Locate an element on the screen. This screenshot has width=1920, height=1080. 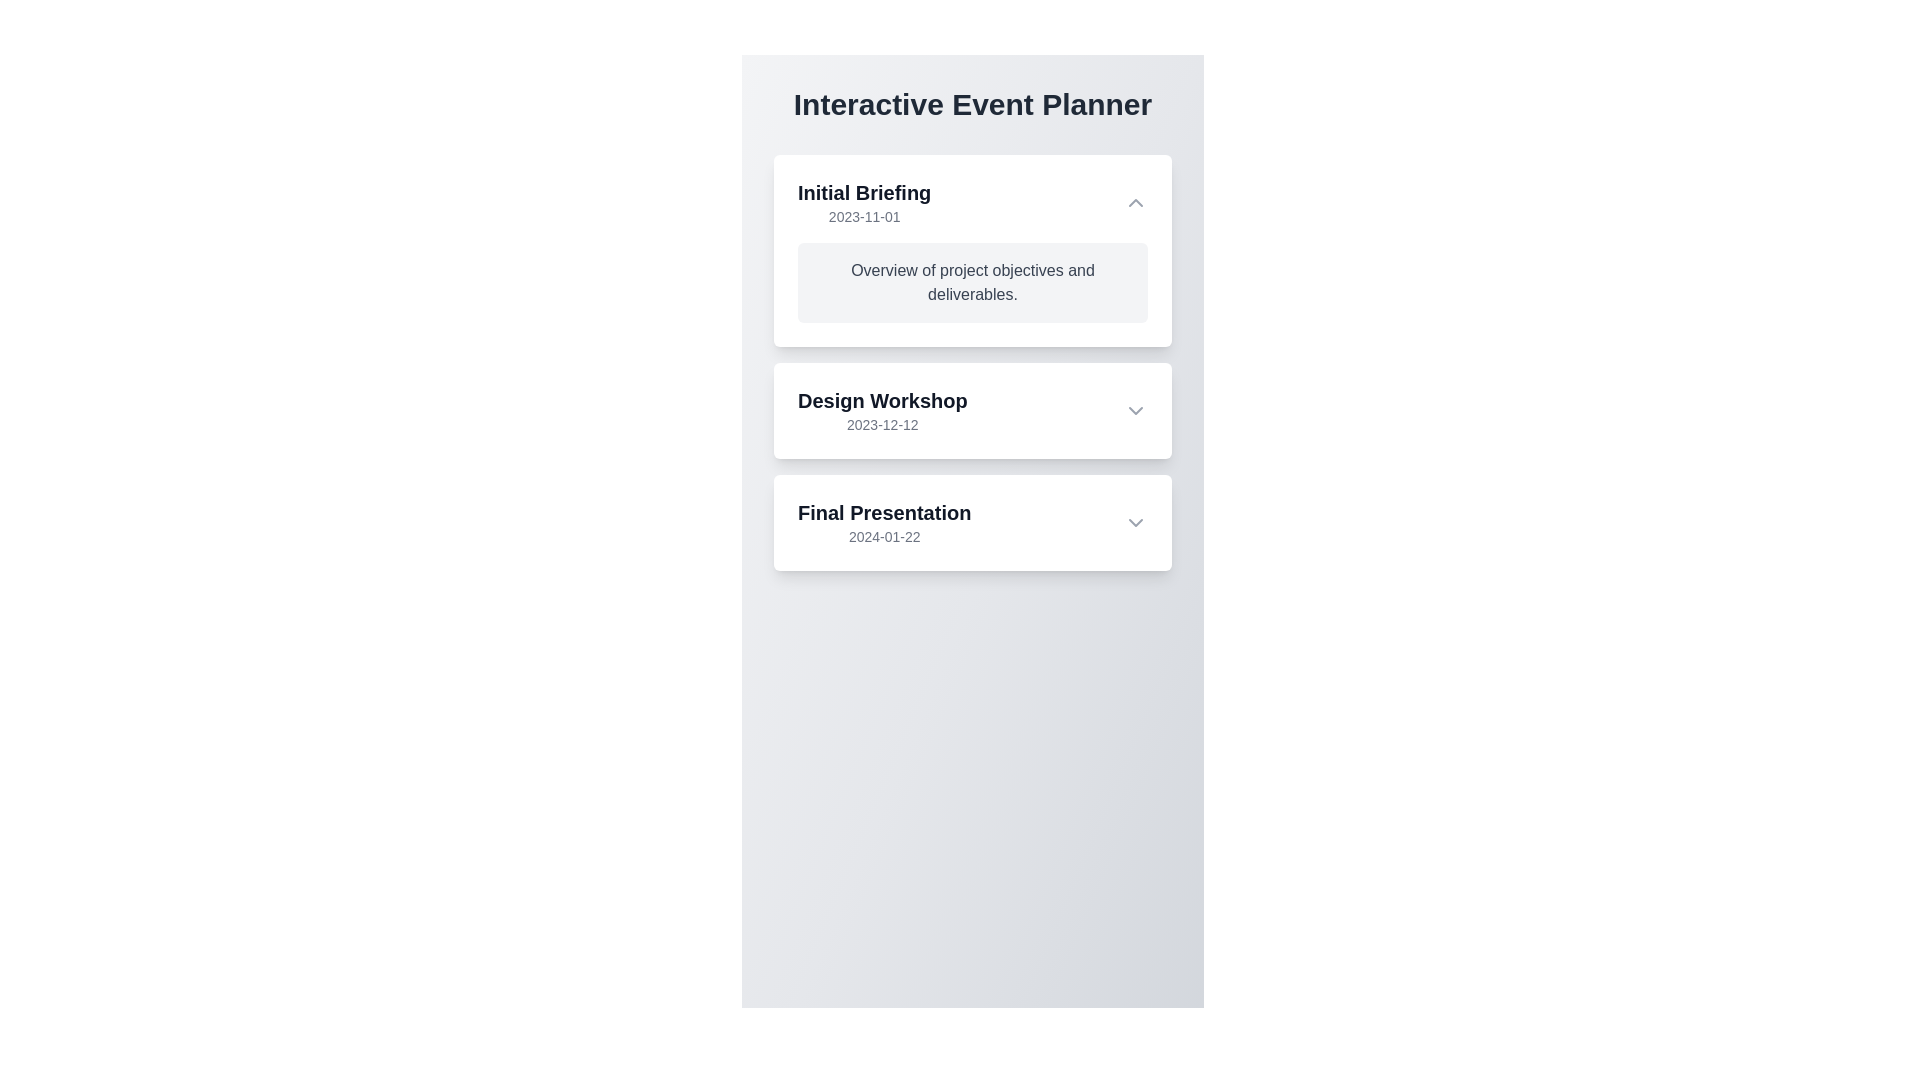
the second Expandable Event Card in the Interactive Event Planner is located at coordinates (973, 410).